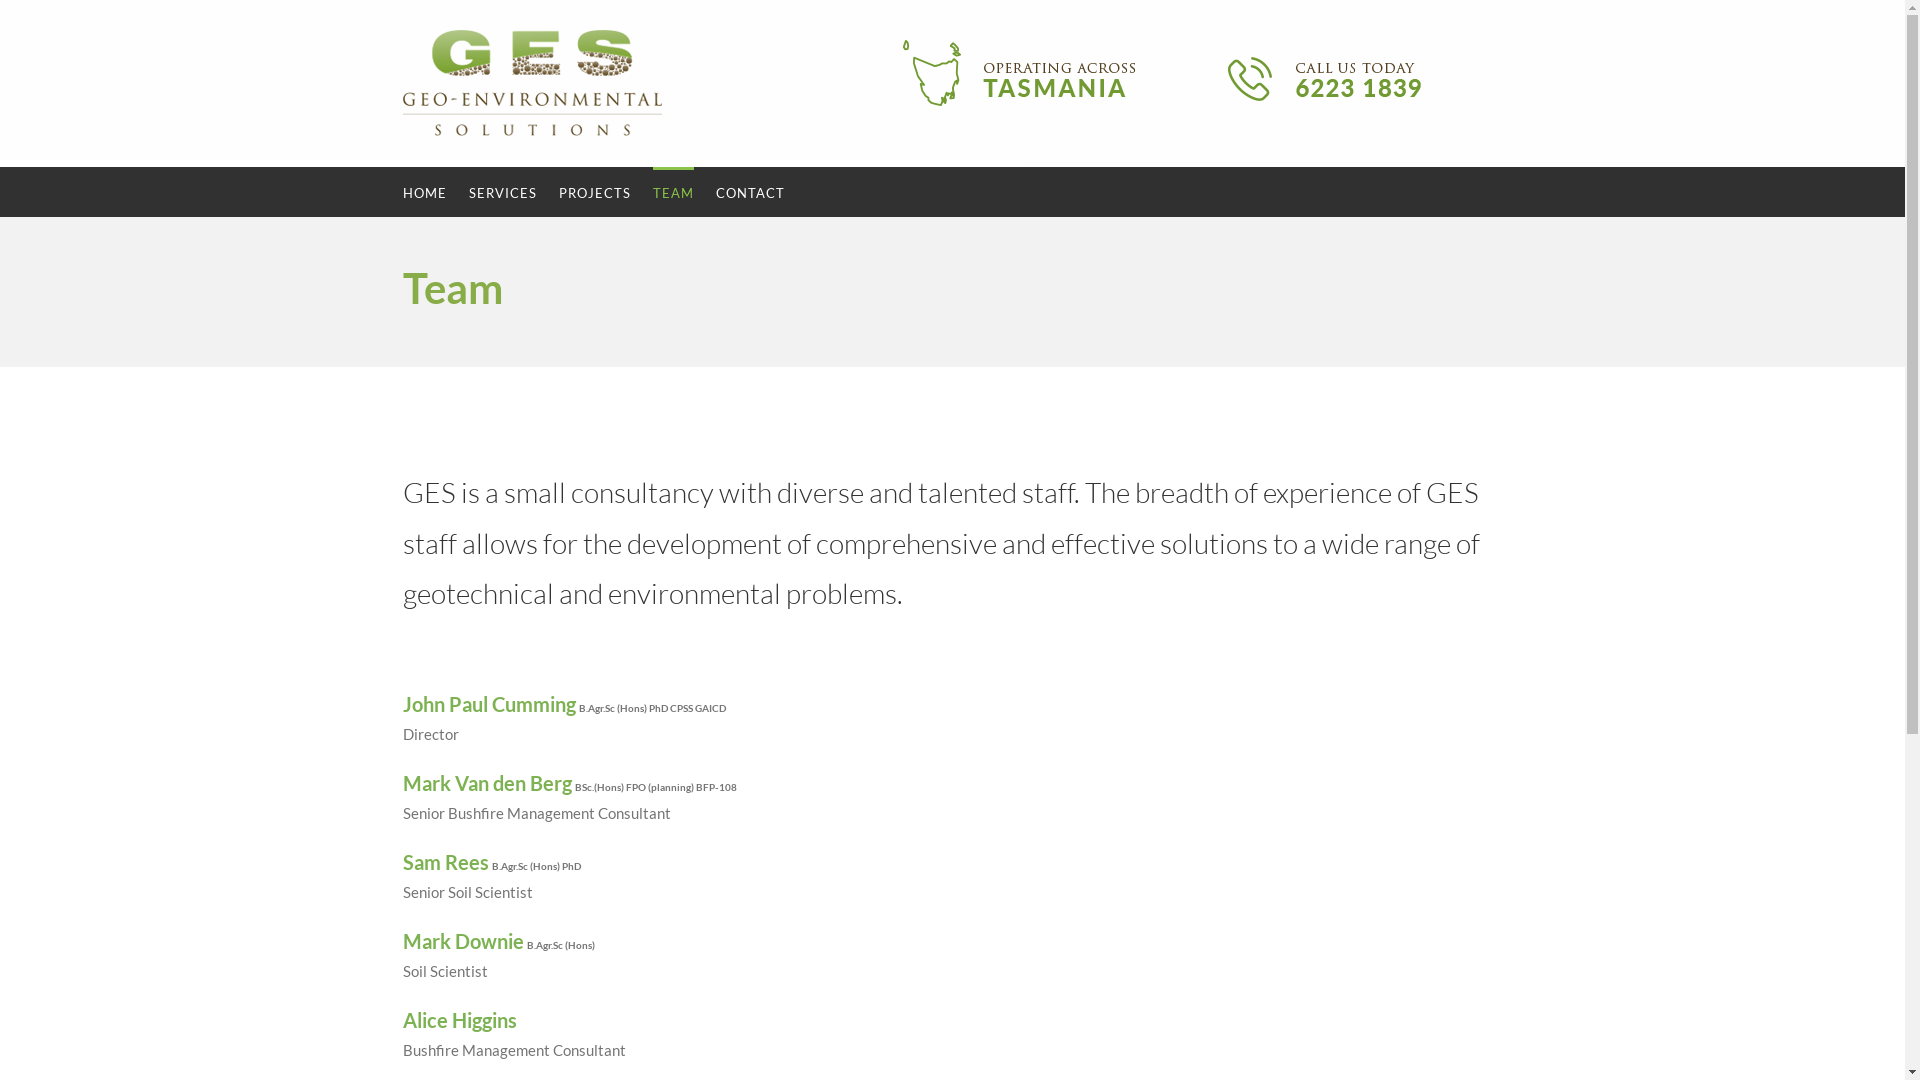 The image size is (1920, 1080). Describe the element at coordinates (401, 192) in the screenshot. I see `'HOME'` at that location.